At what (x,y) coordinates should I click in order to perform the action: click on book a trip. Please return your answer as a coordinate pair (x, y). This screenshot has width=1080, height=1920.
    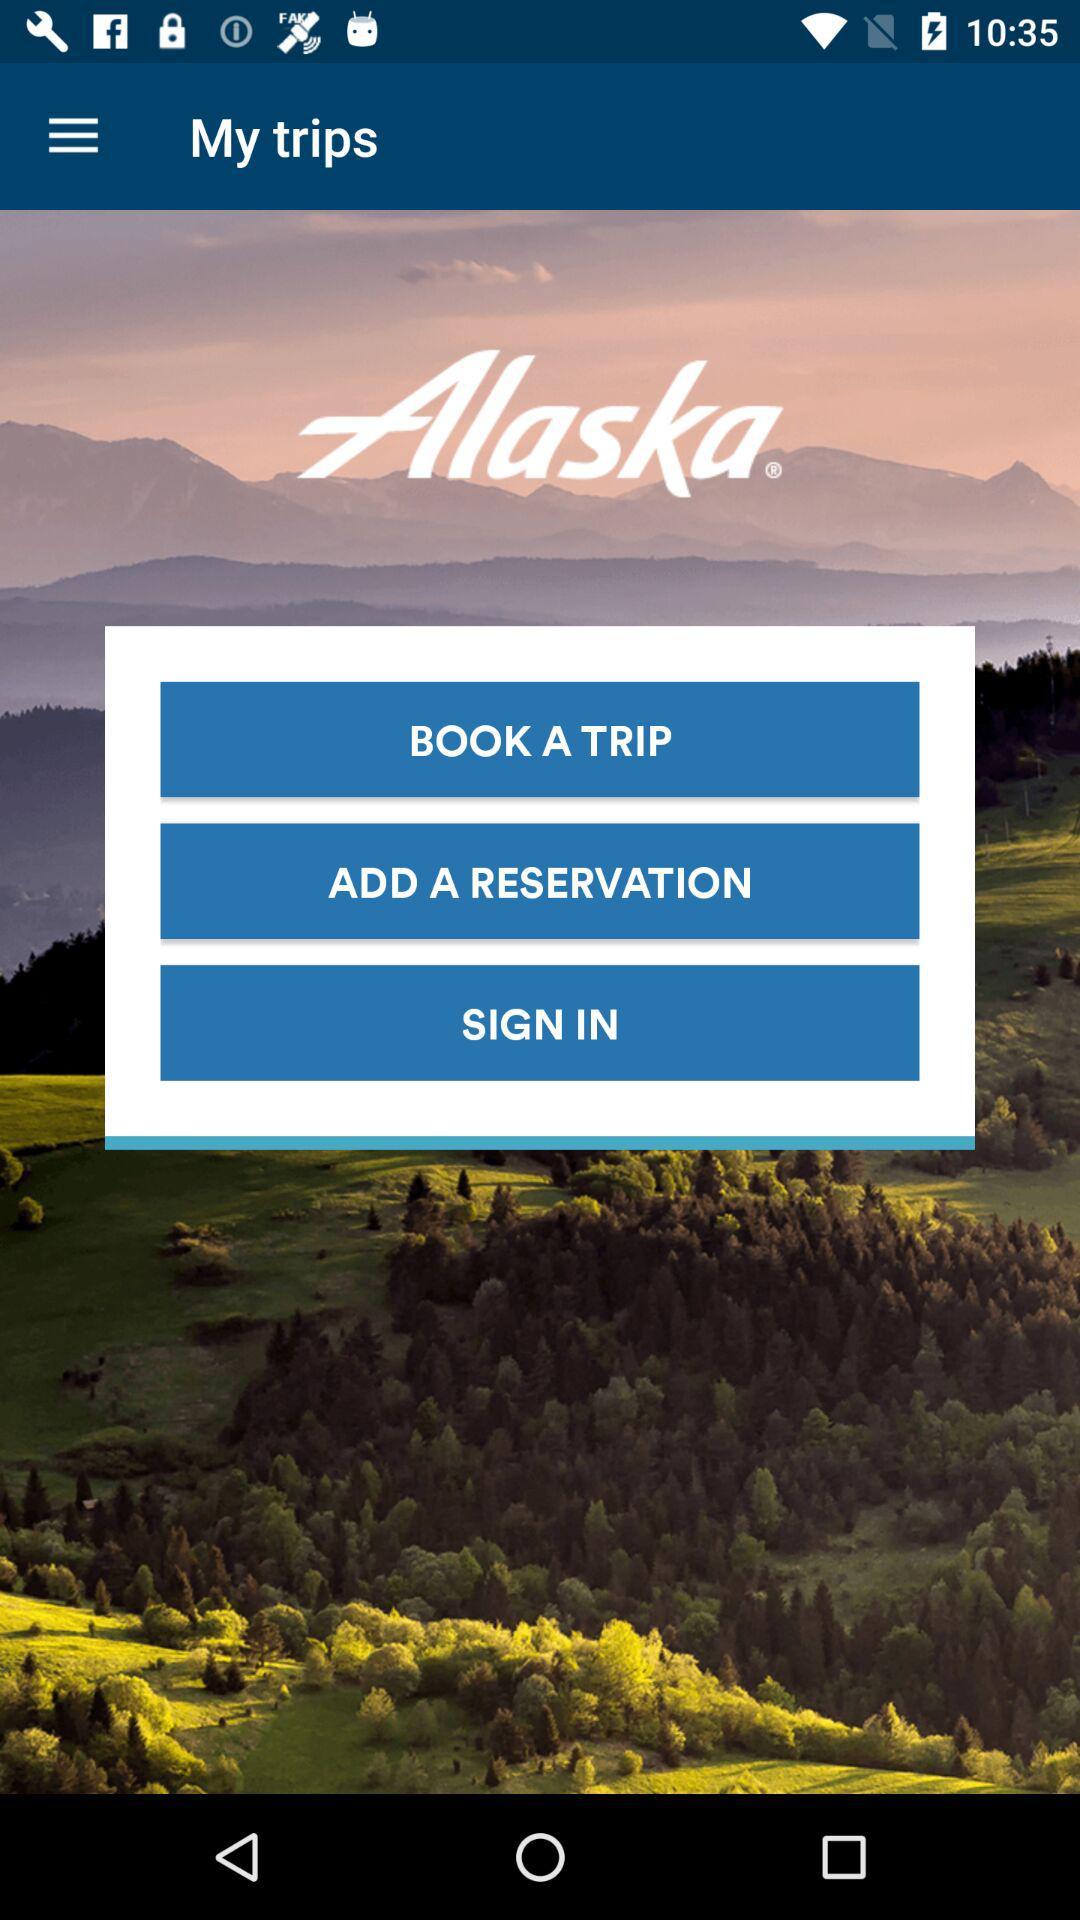
    Looking at the image, I should click on (540, 738).